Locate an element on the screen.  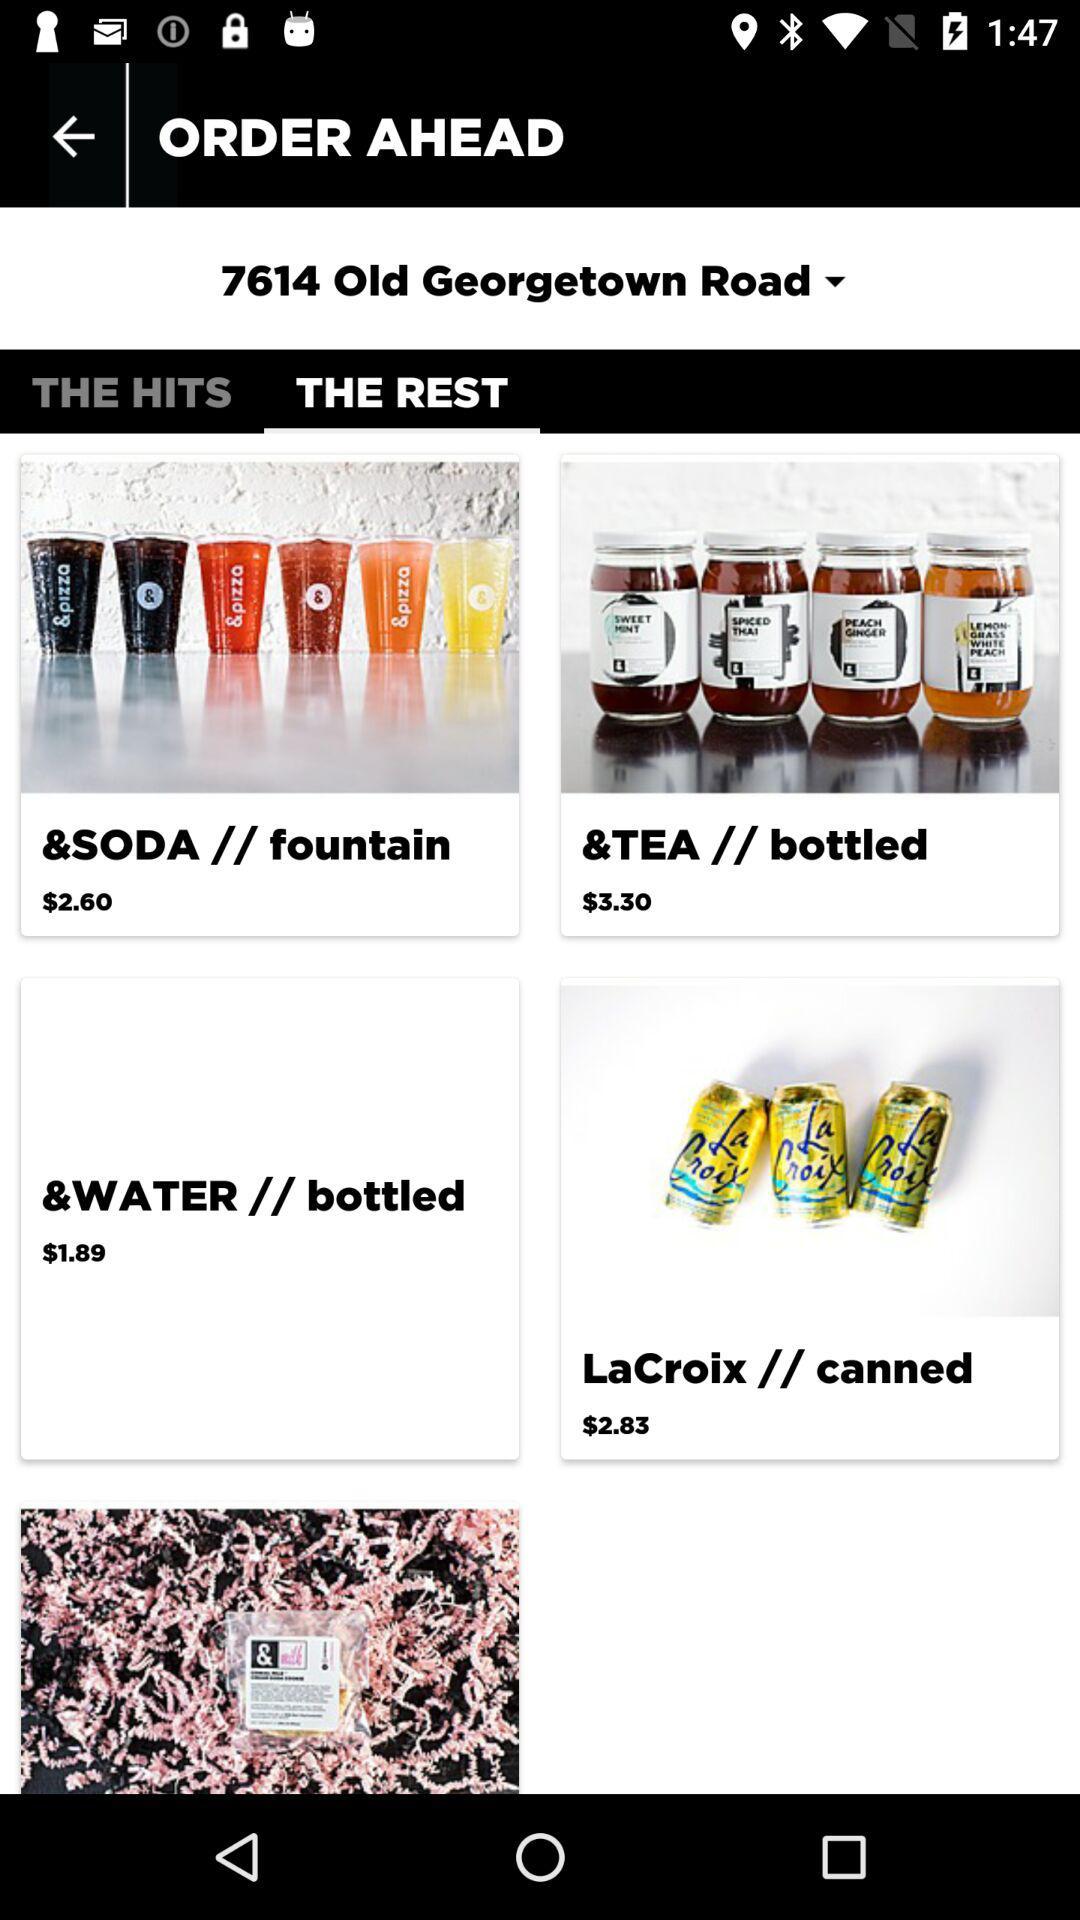
item next to order ahead app is located at coordinates (72, 135).